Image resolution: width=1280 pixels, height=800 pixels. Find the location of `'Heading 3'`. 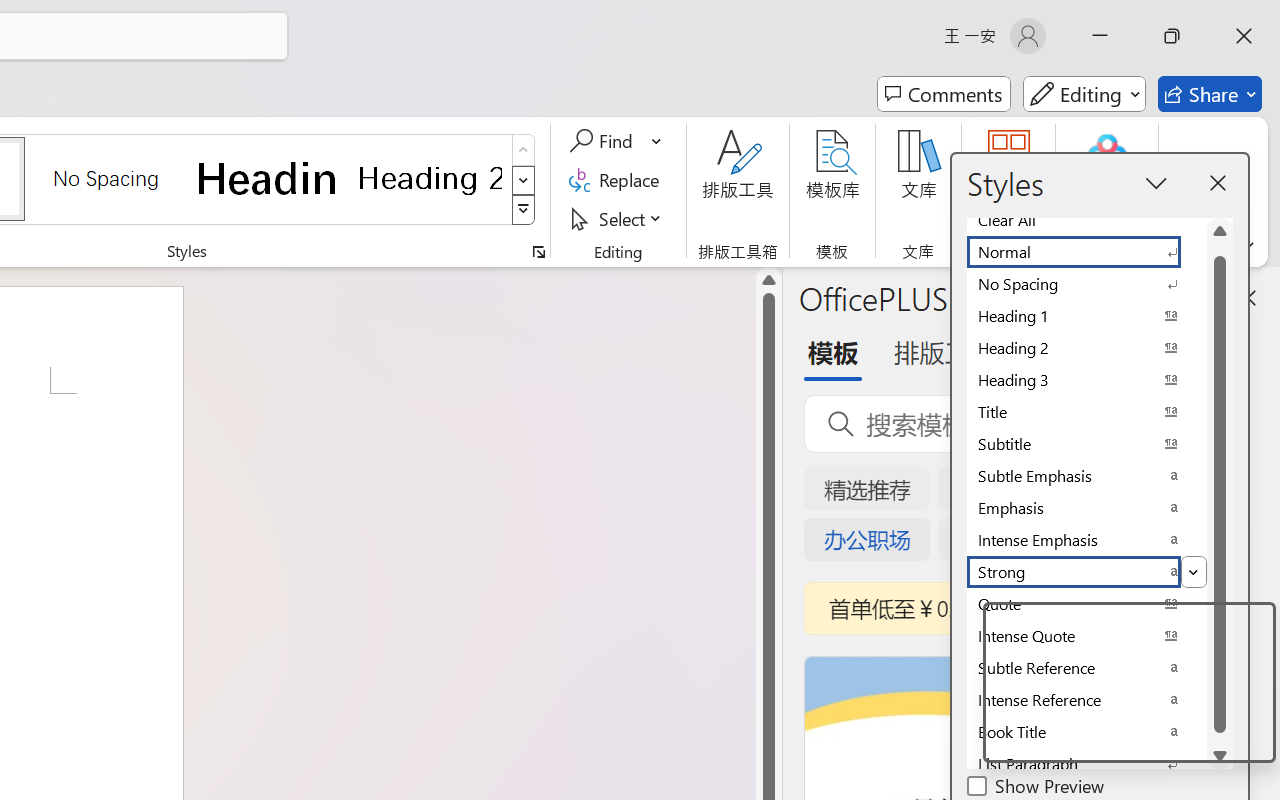

'Heading 3' is located at coordinates (1085, 379).